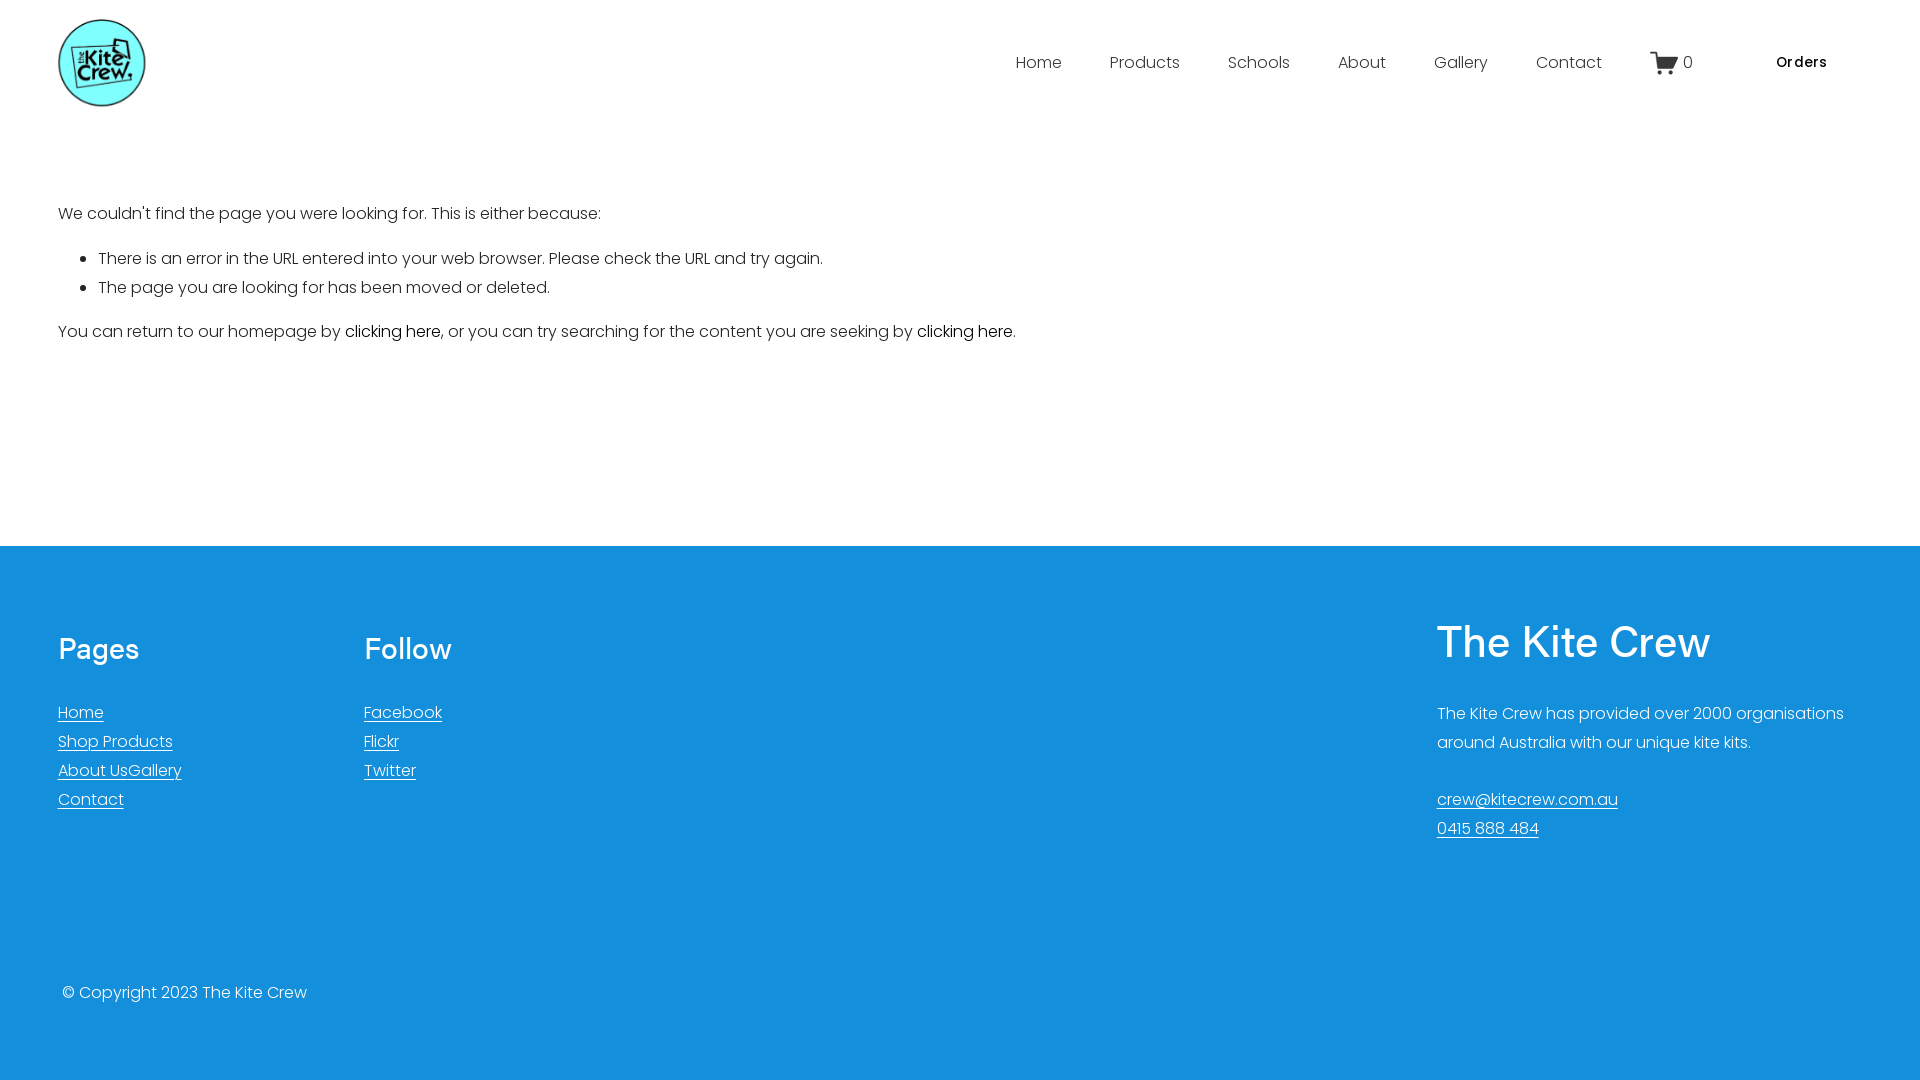 Image resolution: width=1920 pixels, height=1080 pixels. What do you see at coordinates (364, 770) in the screenshot?
I see `'Twitter'` at bounding box center [364, 770].